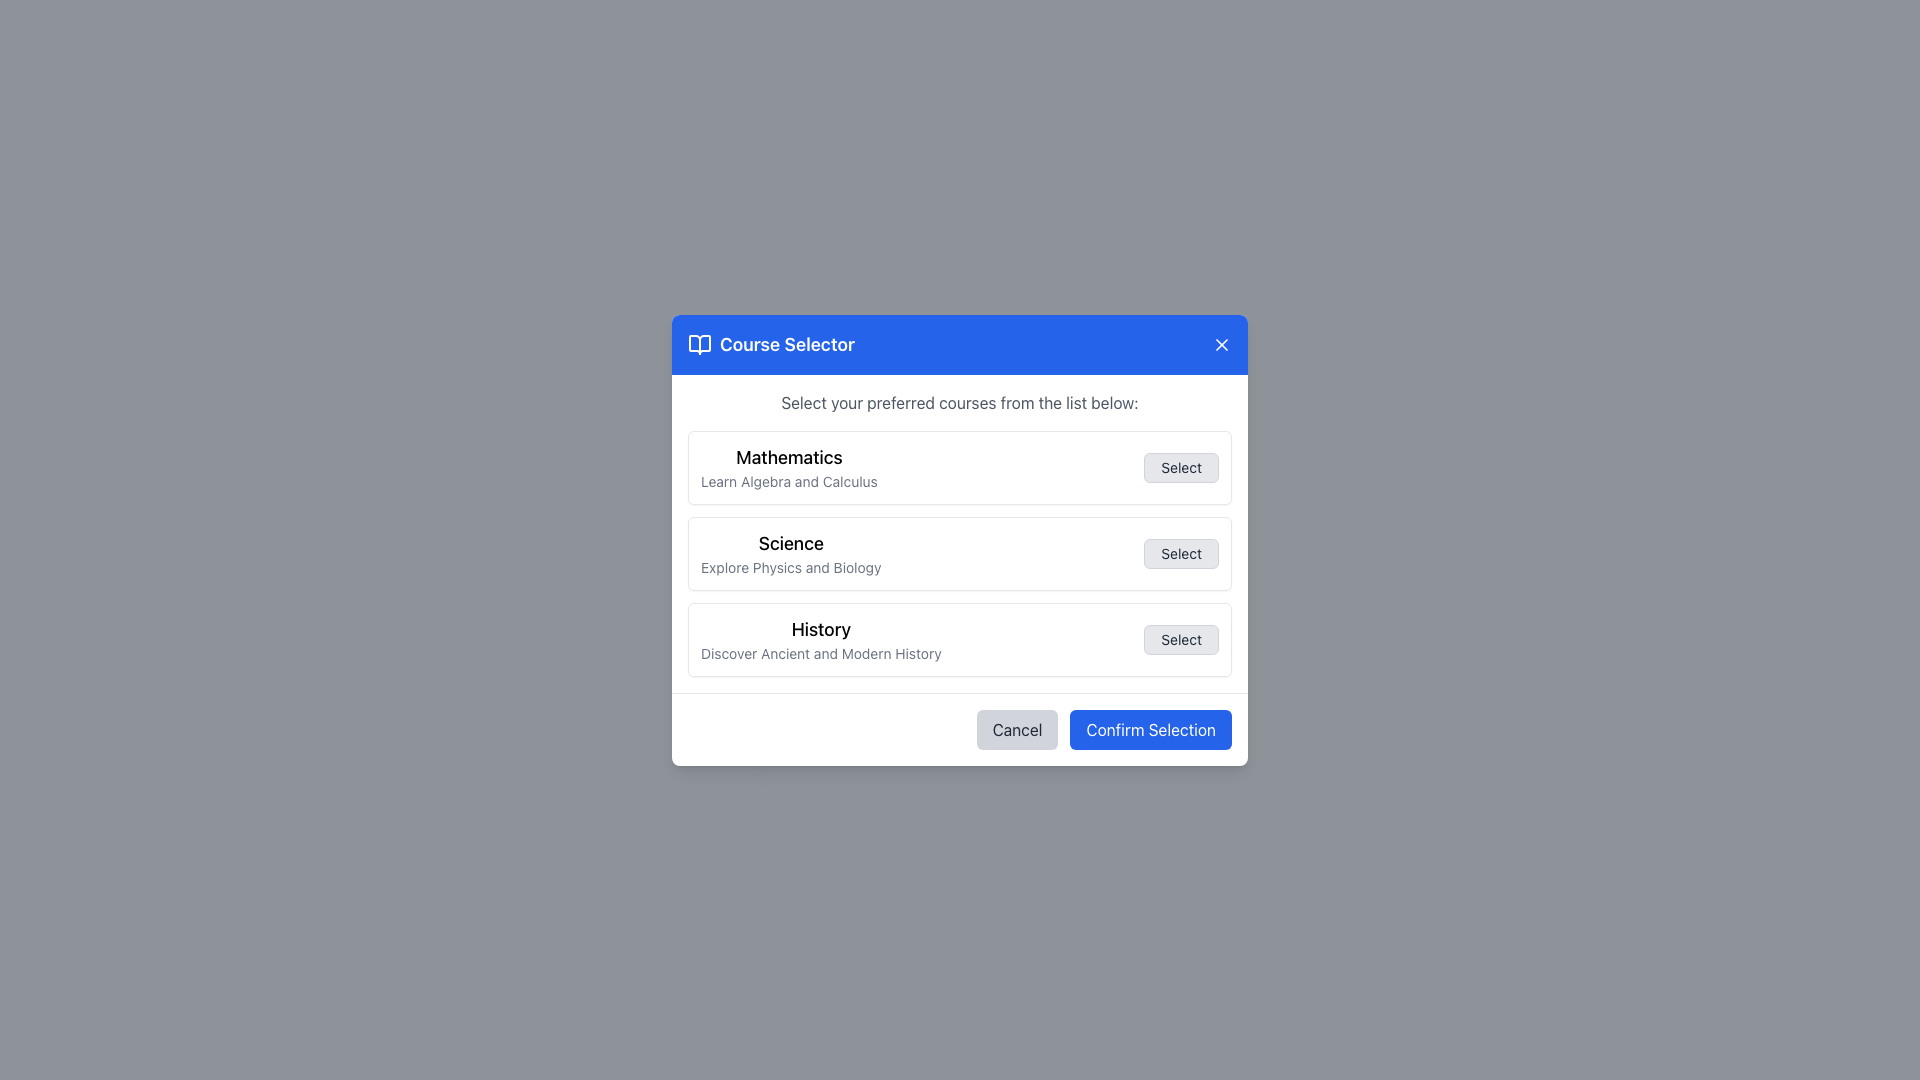 The height and width of the screenshot is (1080, 1920). I want to click on the text label 'Learn Algebra and Calculus' which is positioned directly below the main header 'Mathematics' in the dialog box, so click(788, 481).